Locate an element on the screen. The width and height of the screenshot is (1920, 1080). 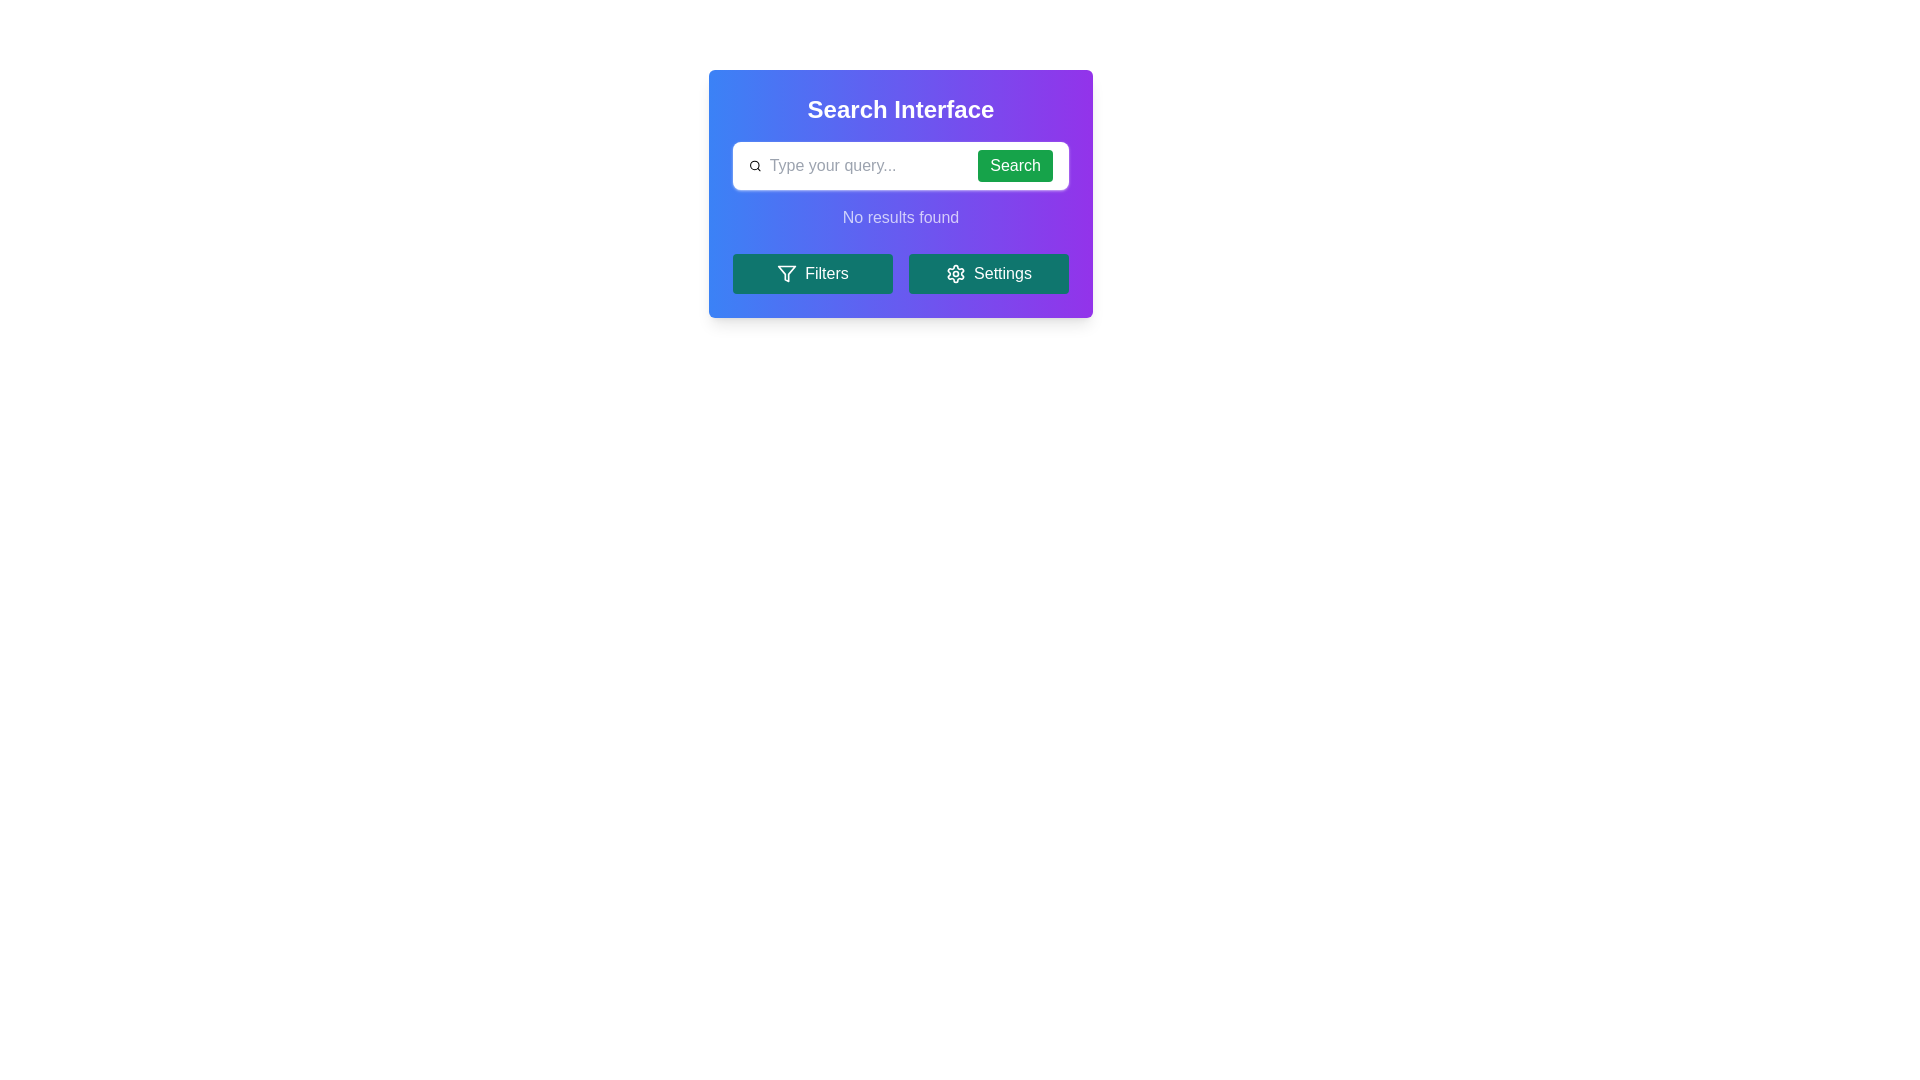
the settings icon, which is a gear shape located above the text label 'Settings' in a teal-green button at the bottom-right of the interface is located at coordinates (955, 273).